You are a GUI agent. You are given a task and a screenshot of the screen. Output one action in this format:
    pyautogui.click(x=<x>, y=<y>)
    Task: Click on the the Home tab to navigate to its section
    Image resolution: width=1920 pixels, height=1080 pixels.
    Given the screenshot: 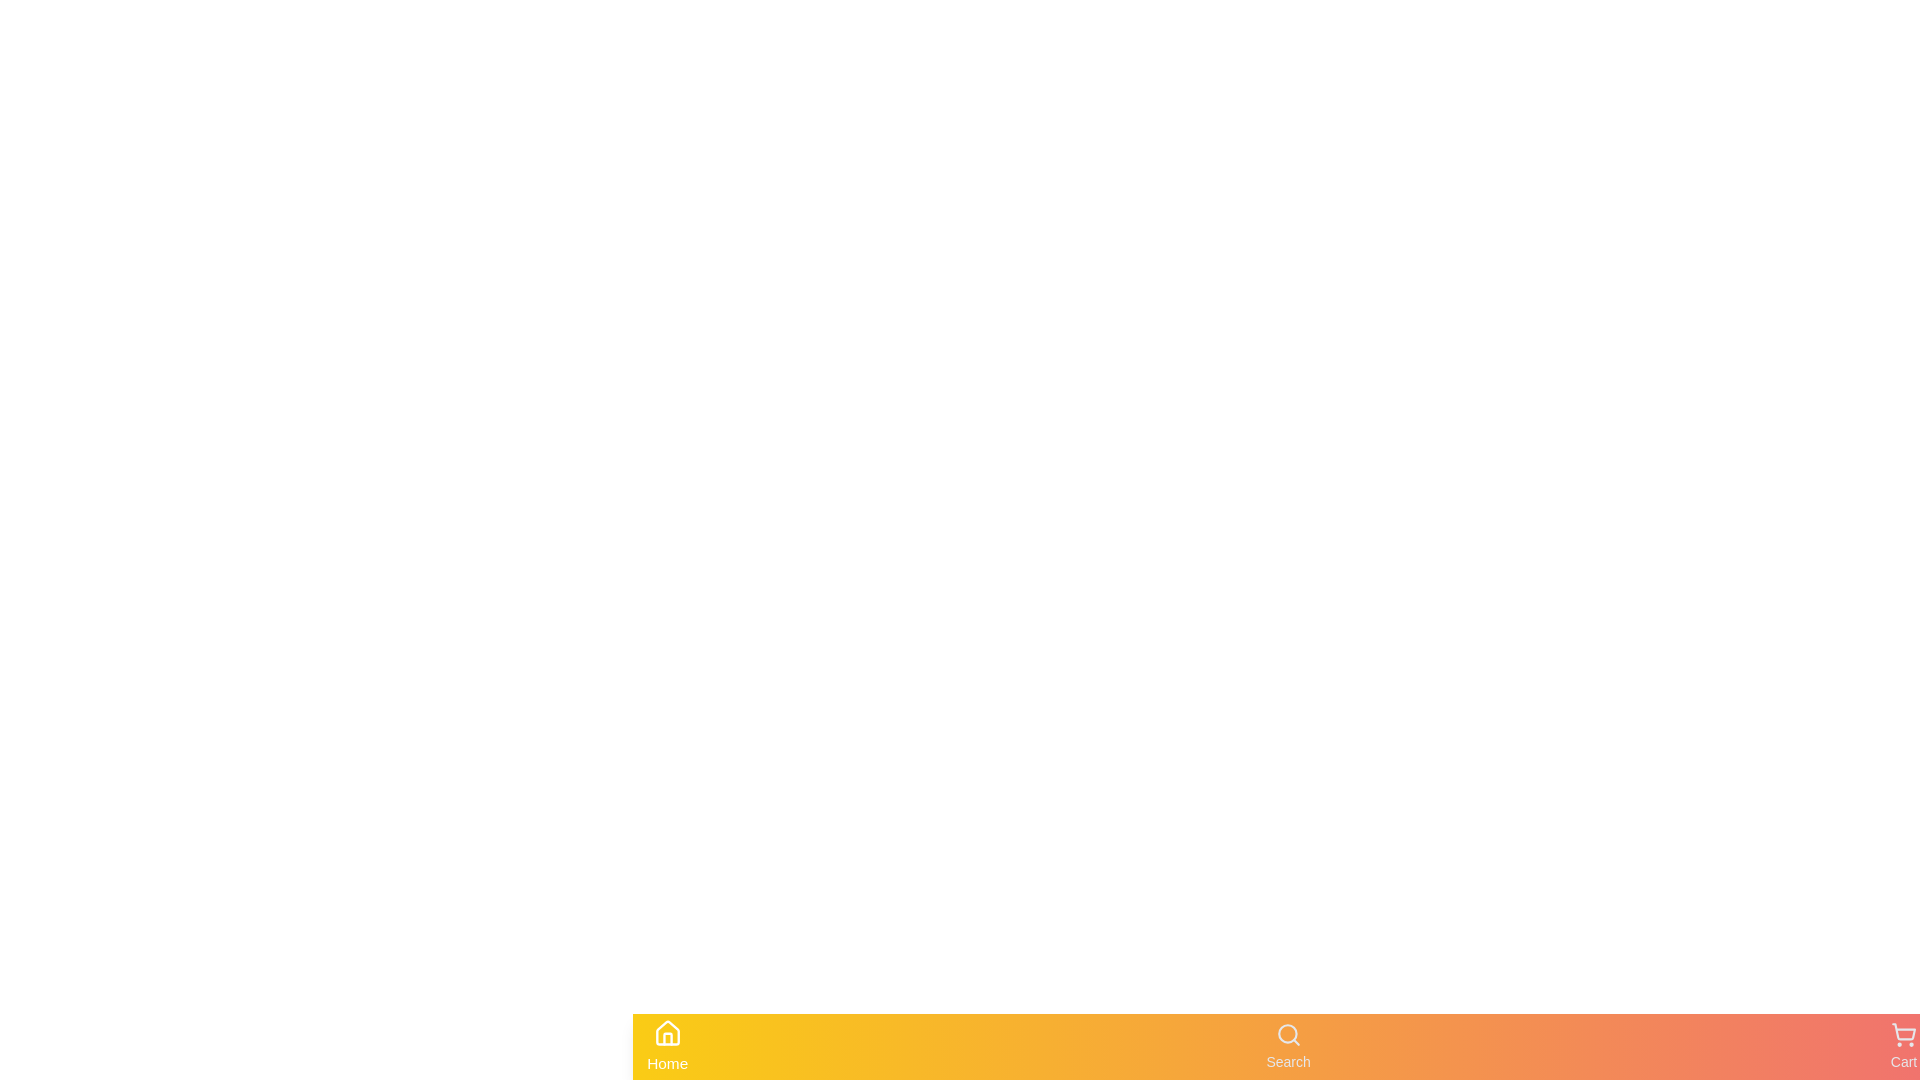 What is the action you would take?
    pyautogui.click(x=667, y=1045)
    